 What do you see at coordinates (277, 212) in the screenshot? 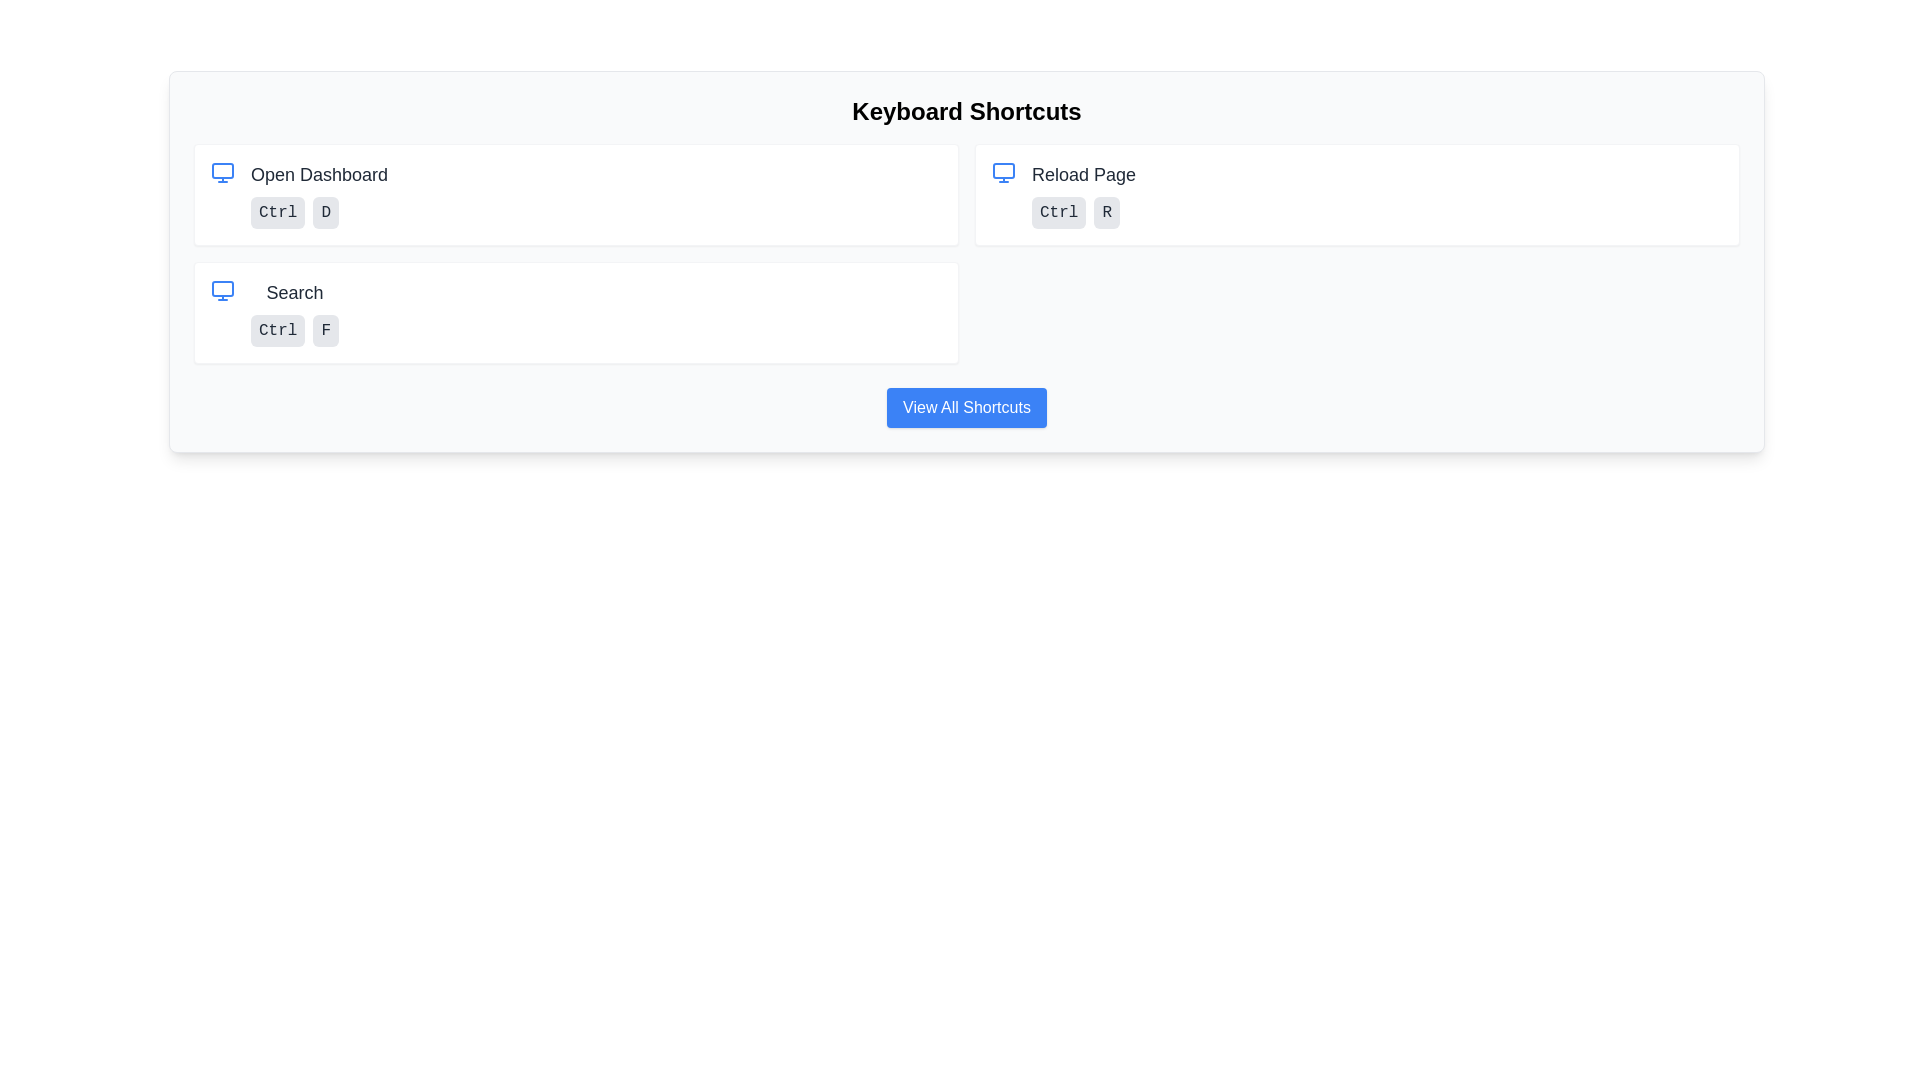
I see `the static visual indicator representing the 'Ctrl' key, which is the first element in the horizontal button group within the 'Open Dashboard' section` at bounding box center [277, 212].